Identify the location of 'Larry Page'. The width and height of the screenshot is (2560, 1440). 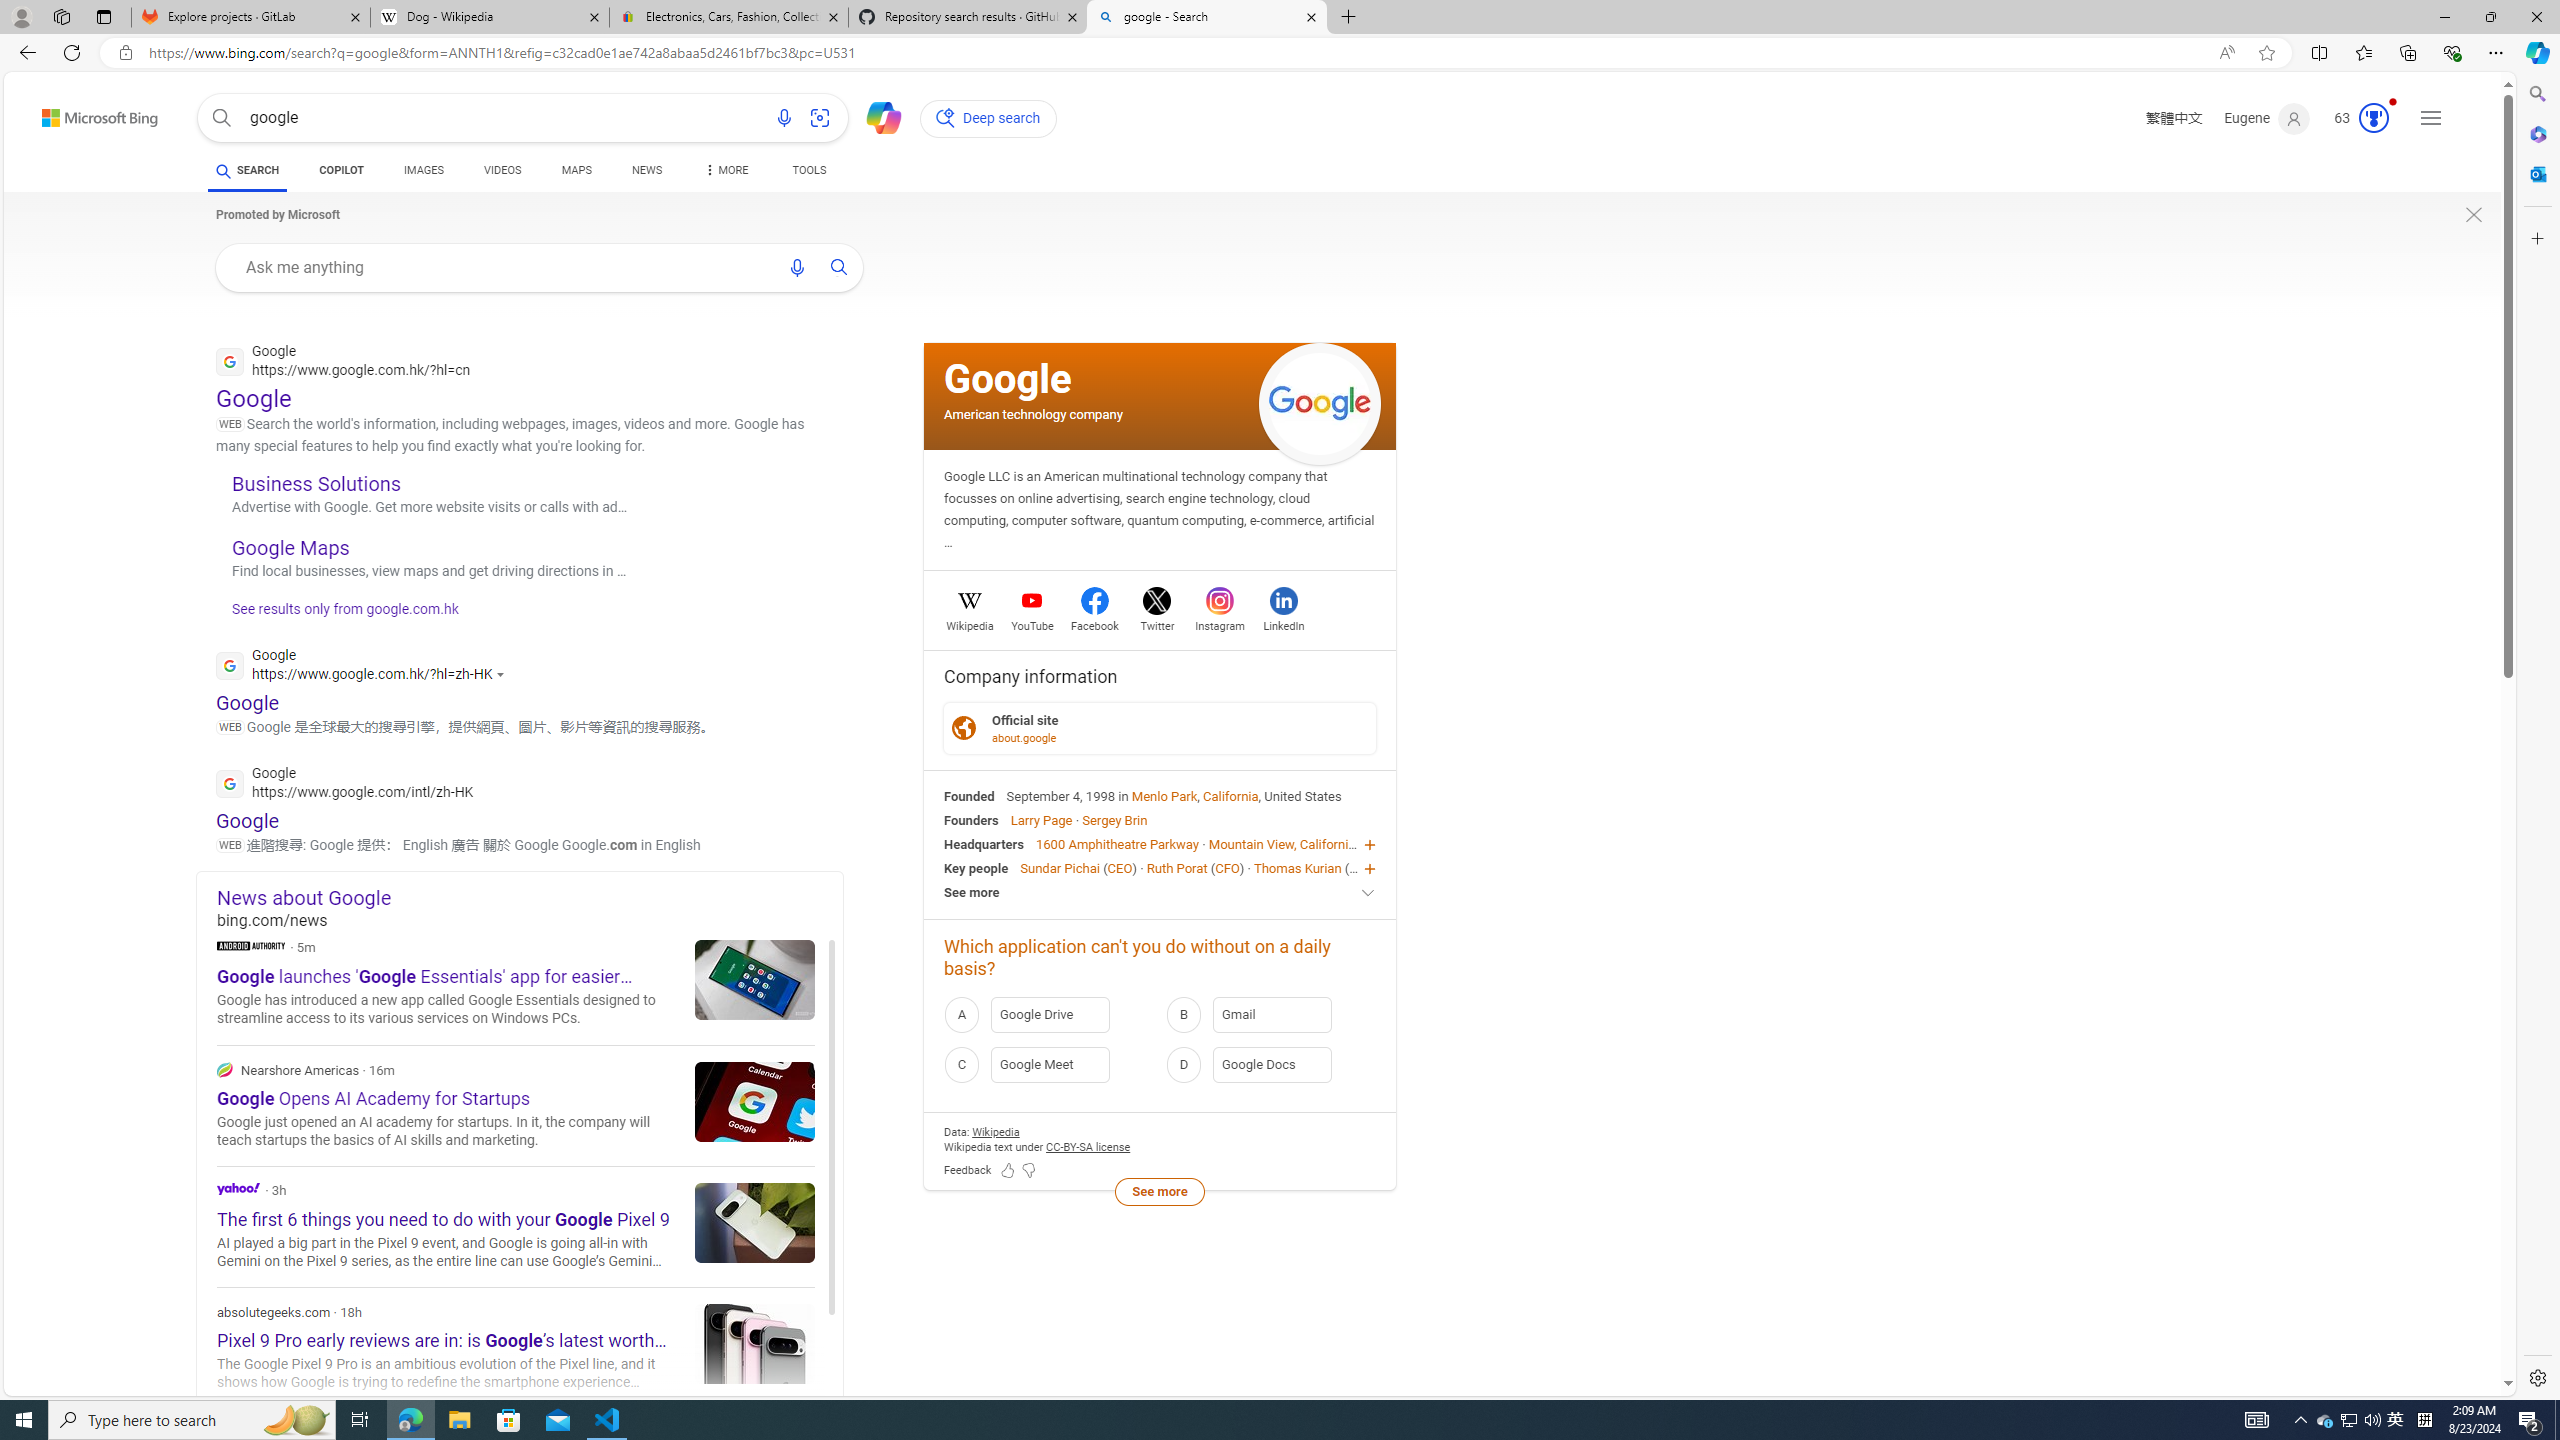
(1040, 819).